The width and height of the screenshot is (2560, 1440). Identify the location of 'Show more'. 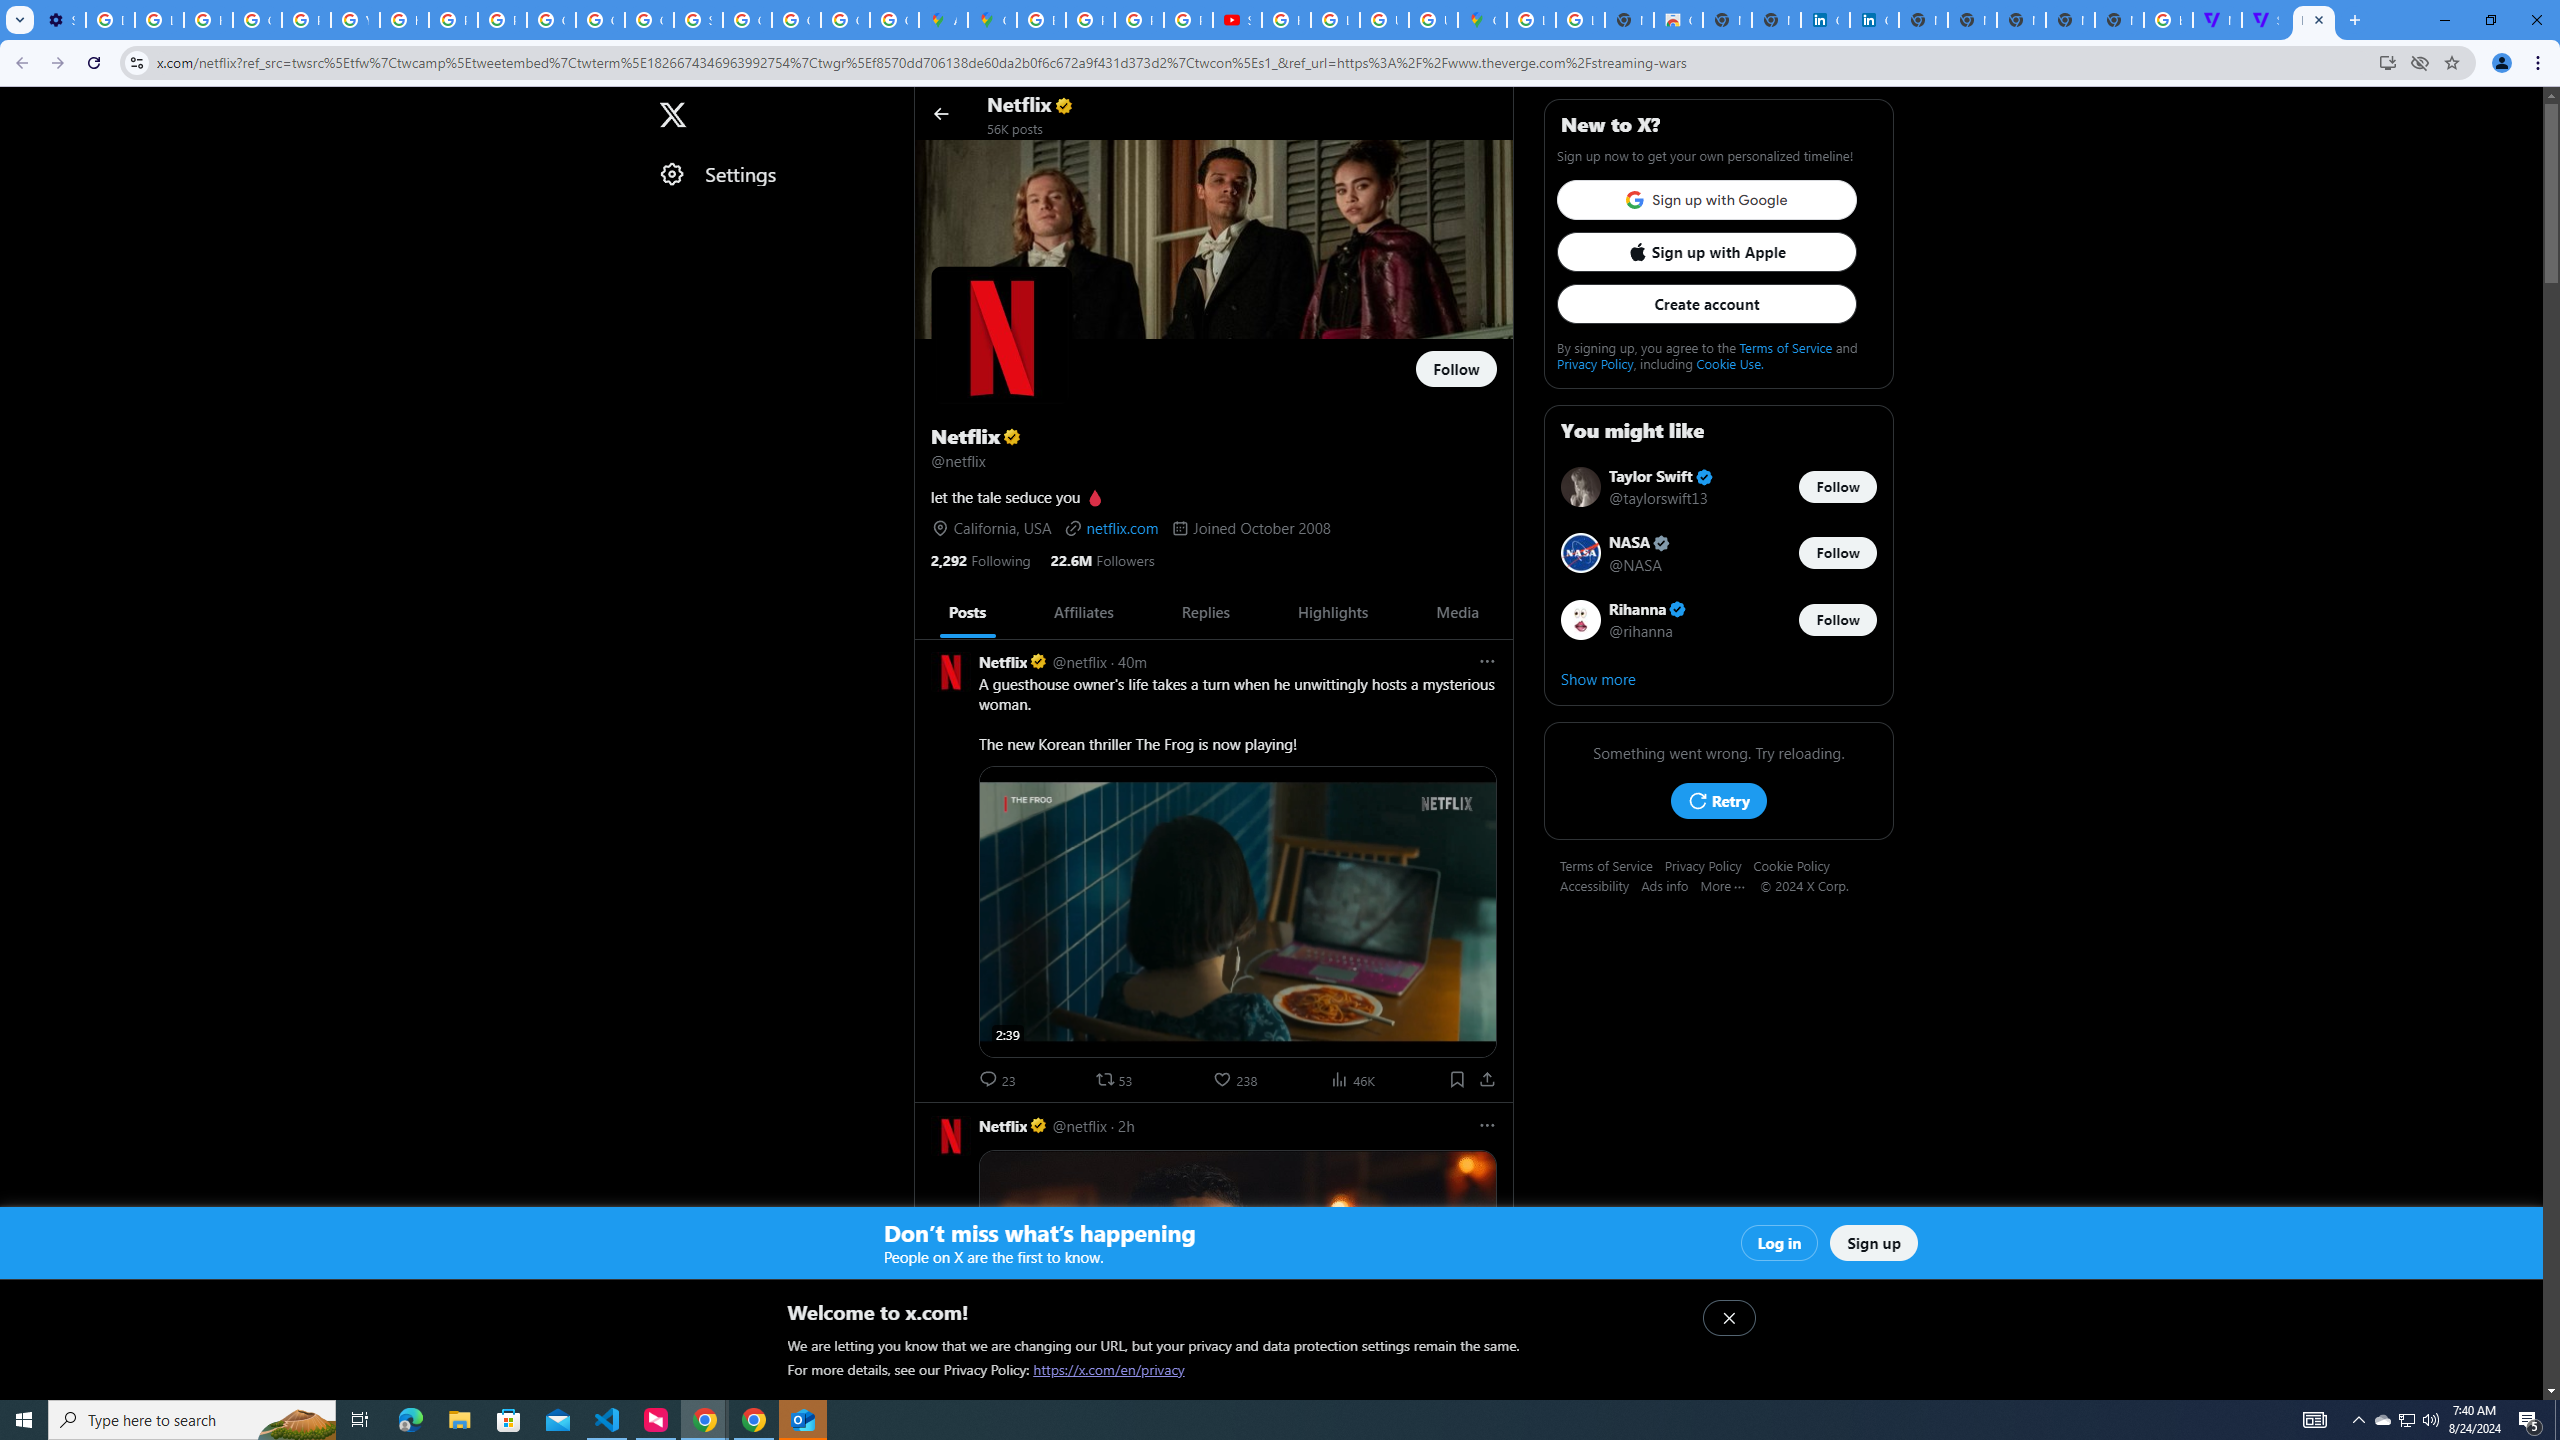
(1719, 677).